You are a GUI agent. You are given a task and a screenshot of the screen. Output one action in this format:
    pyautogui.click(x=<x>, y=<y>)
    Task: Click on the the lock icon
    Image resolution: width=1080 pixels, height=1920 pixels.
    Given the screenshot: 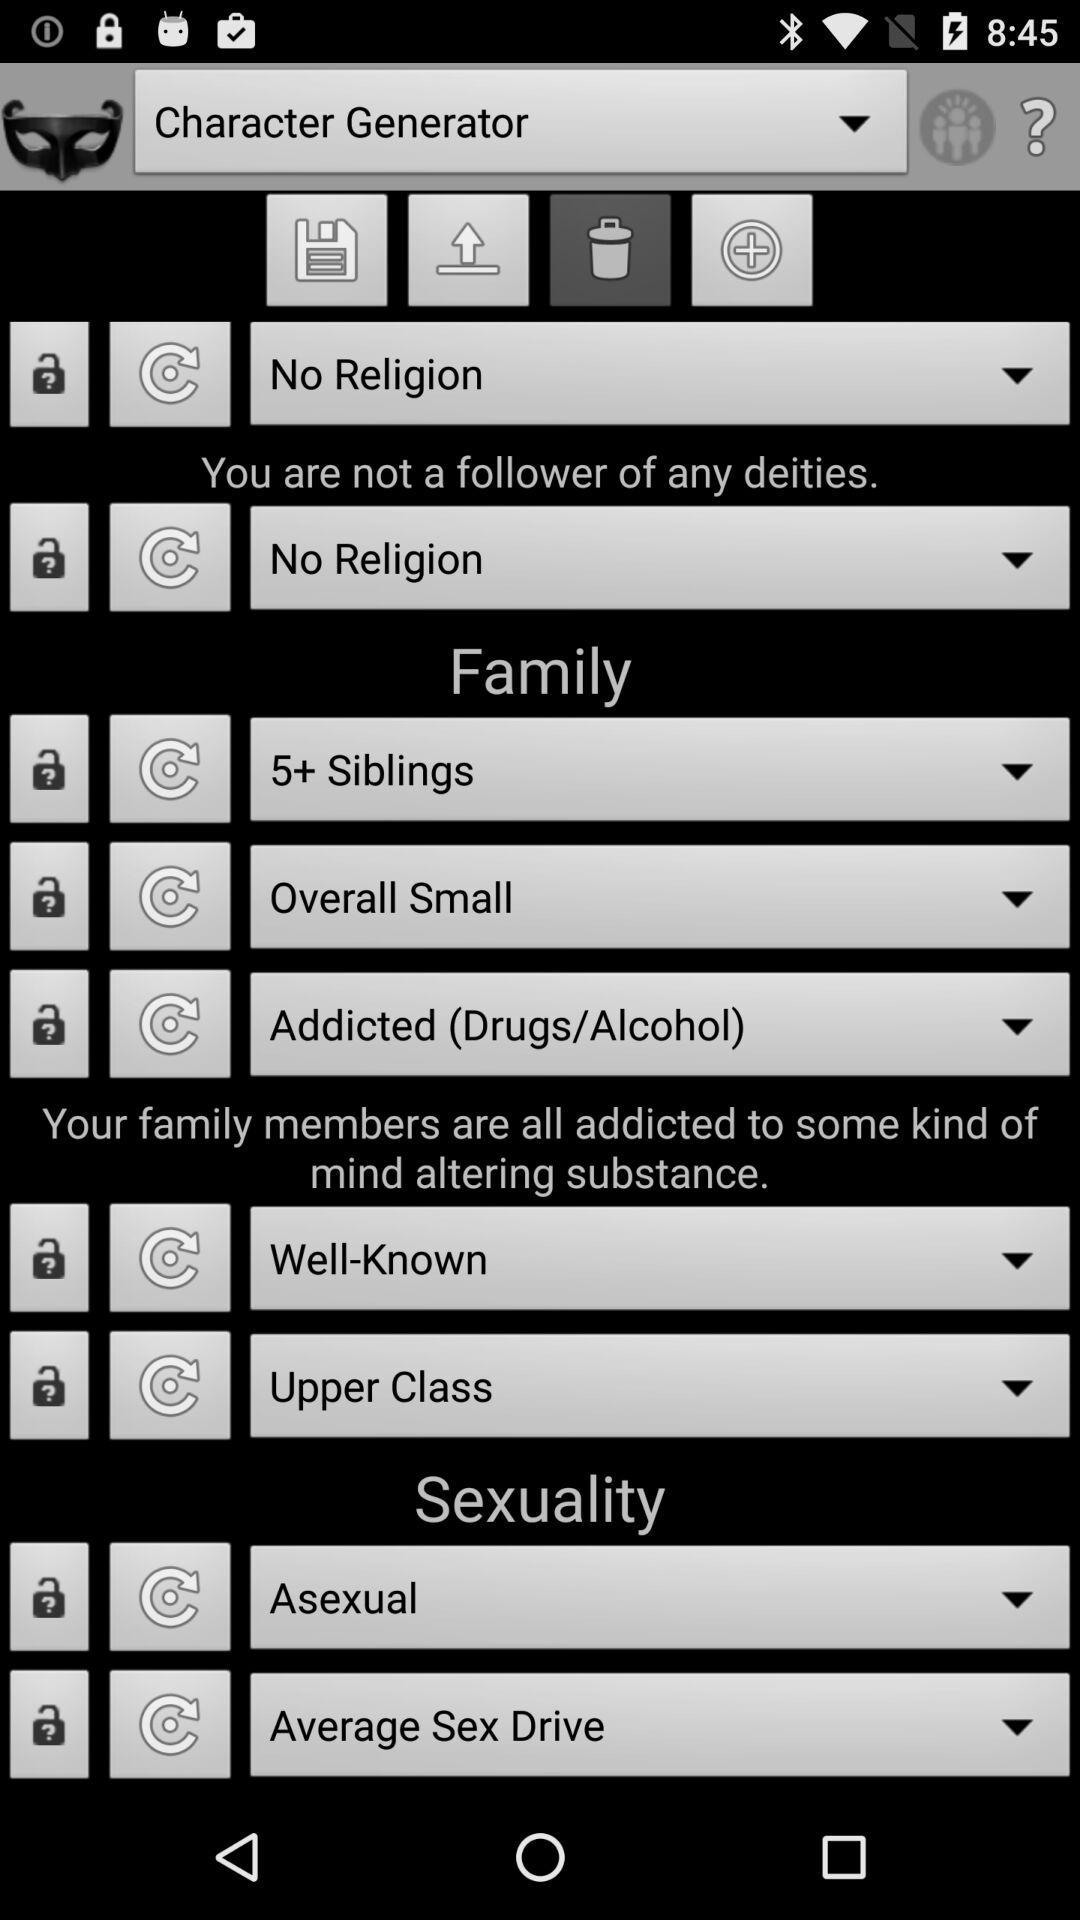 What is the action you would take?
    pyautogui.click(x=48, y=829)
    